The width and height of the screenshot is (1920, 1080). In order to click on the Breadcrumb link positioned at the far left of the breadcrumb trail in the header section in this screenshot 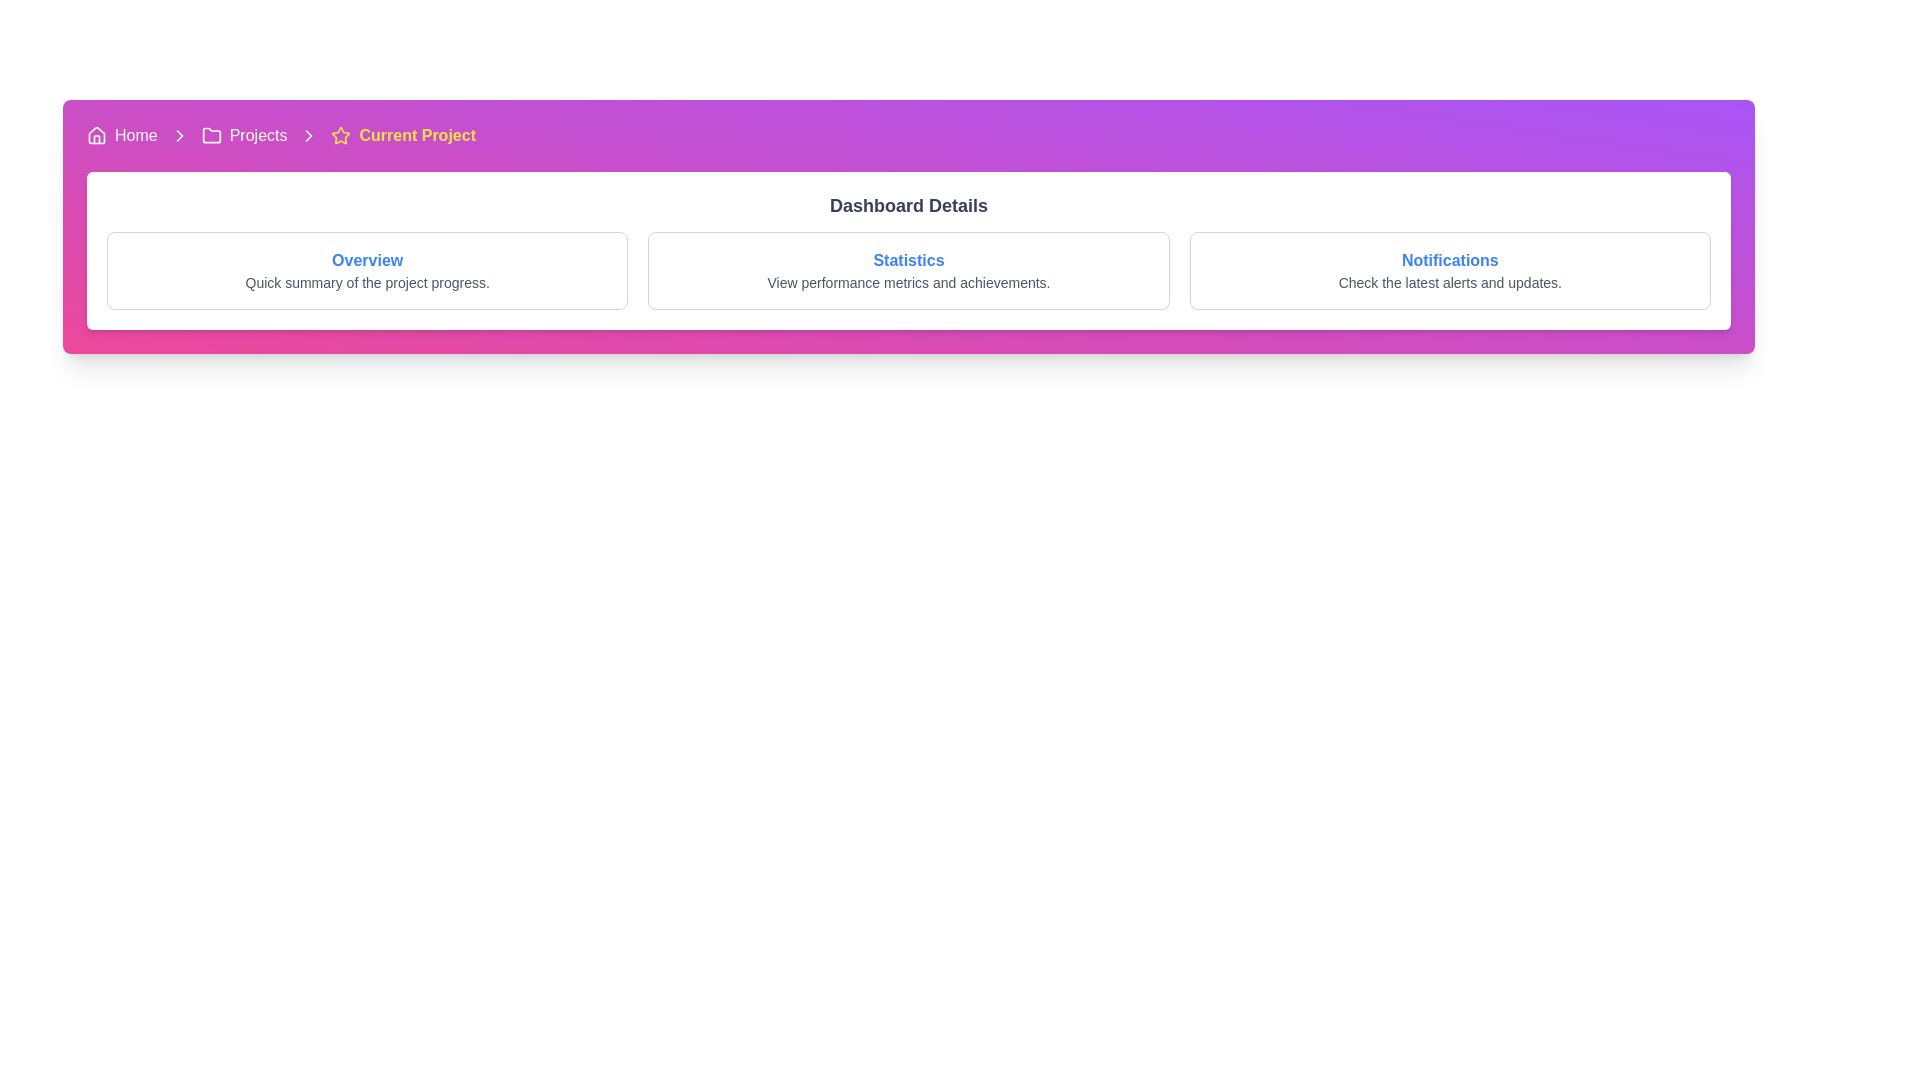, I will do `click(121, 135)`.